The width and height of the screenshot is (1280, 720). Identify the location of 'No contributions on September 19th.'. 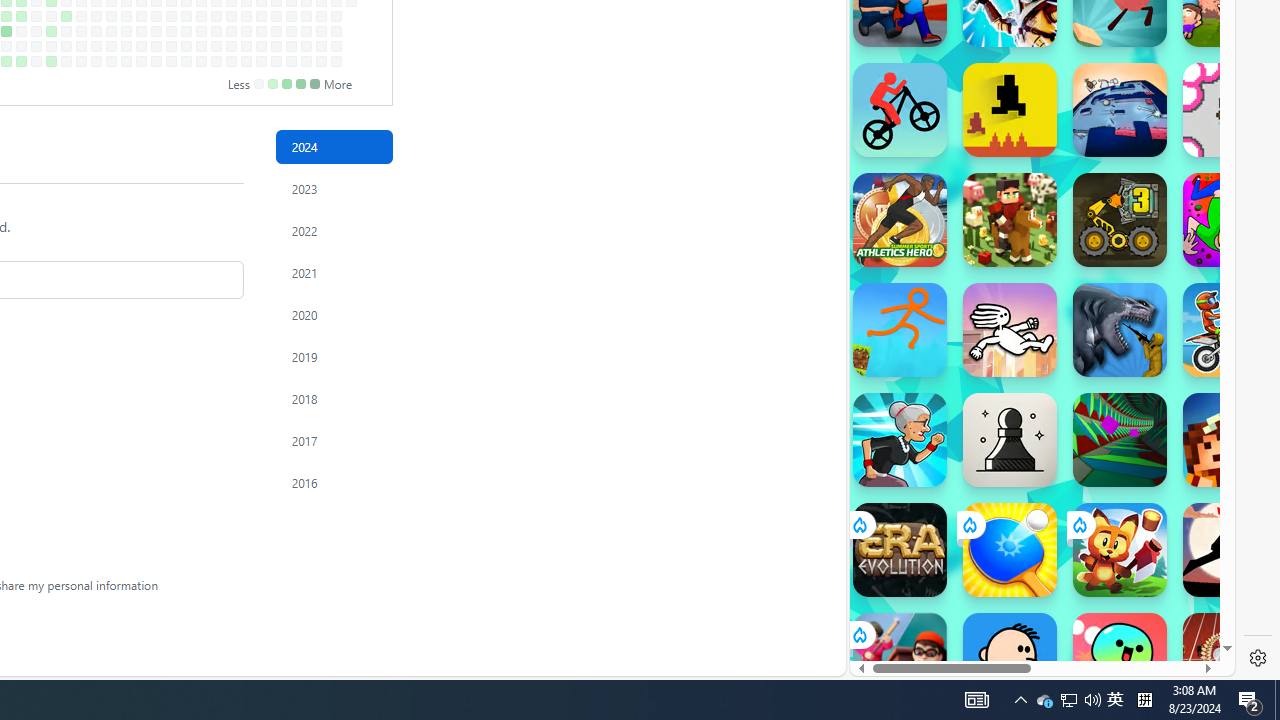
(125, 31).